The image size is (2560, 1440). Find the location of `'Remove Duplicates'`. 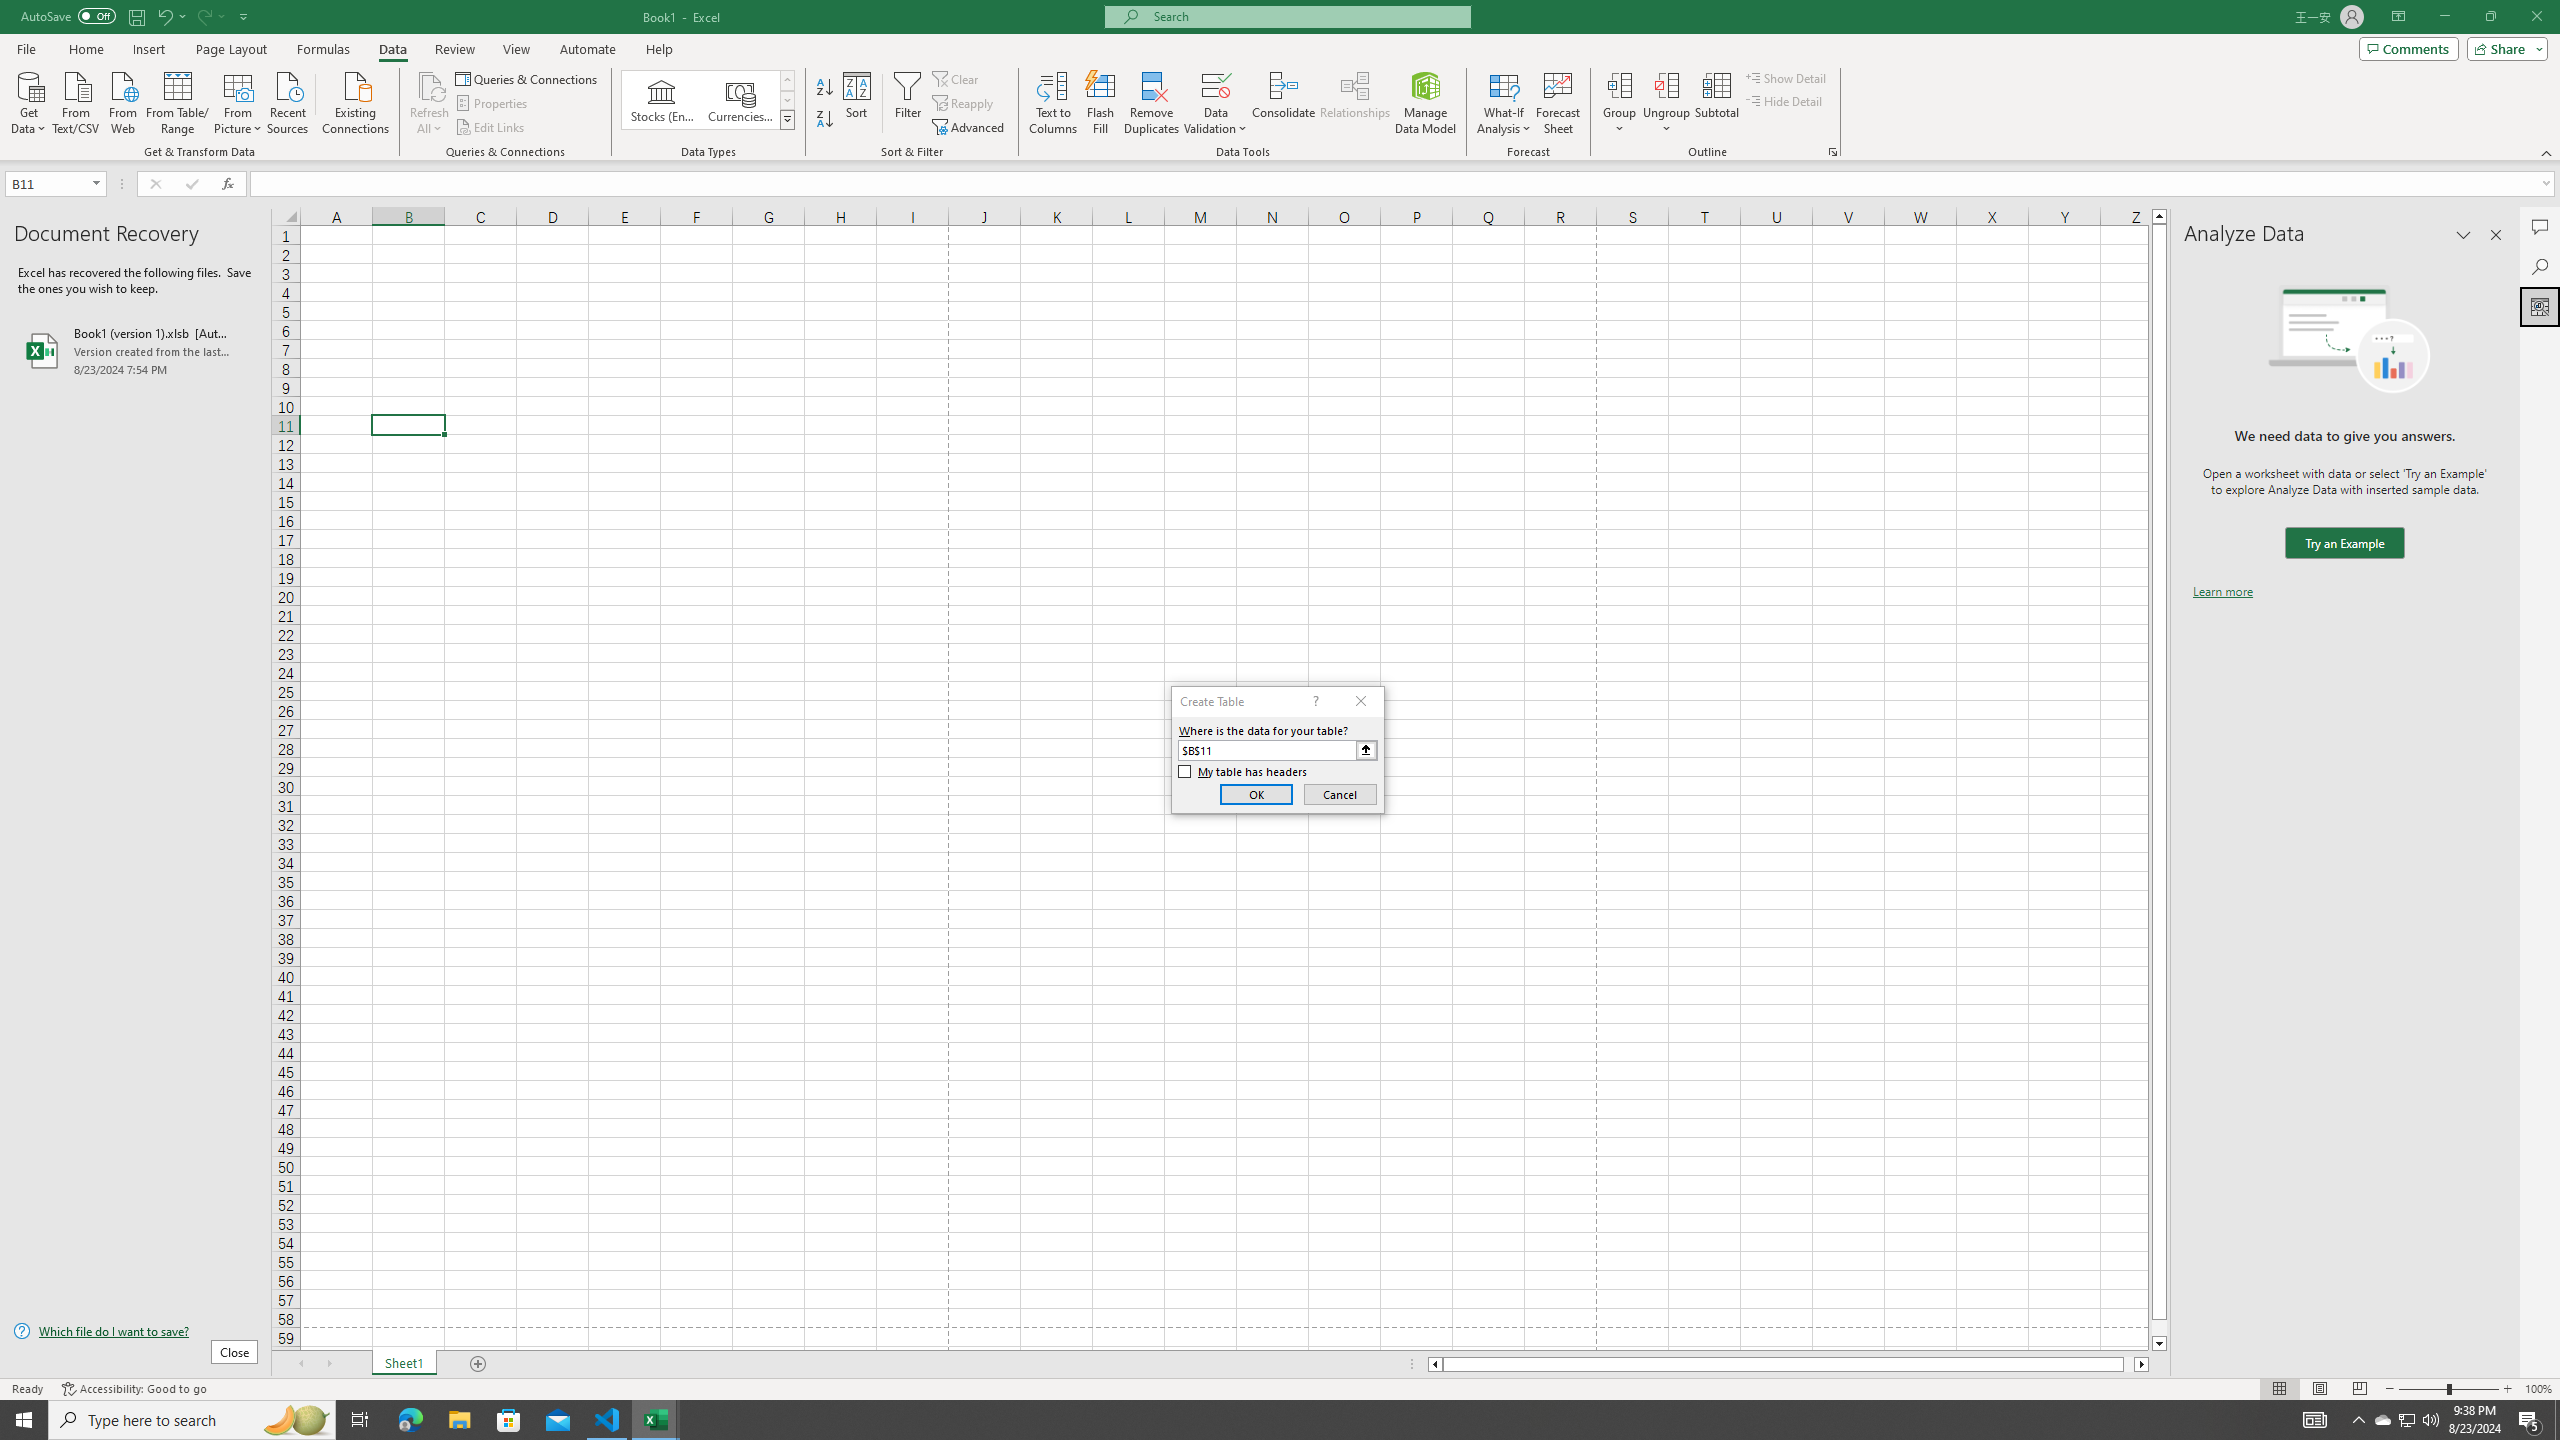

'Remove Duplicates' is located at coordinates (1151, 103).